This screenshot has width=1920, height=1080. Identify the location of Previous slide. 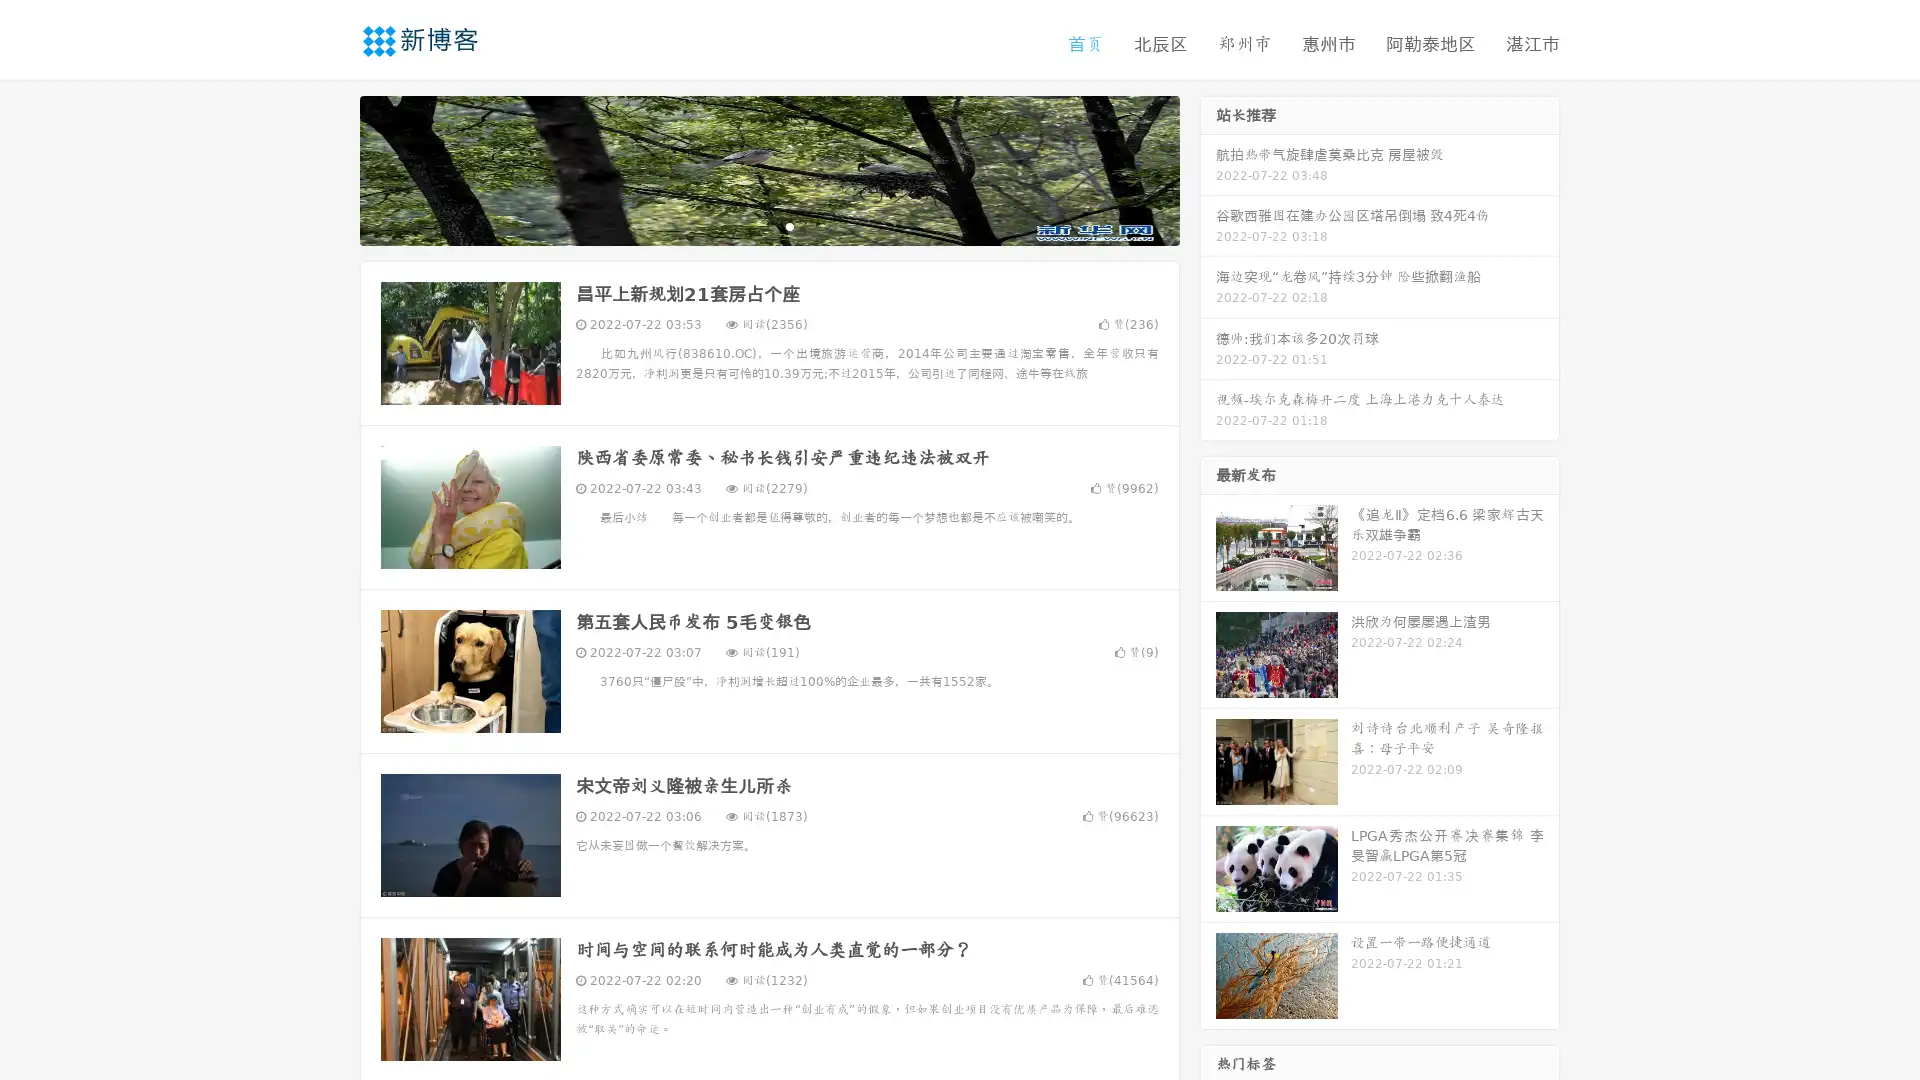
(330, 168).